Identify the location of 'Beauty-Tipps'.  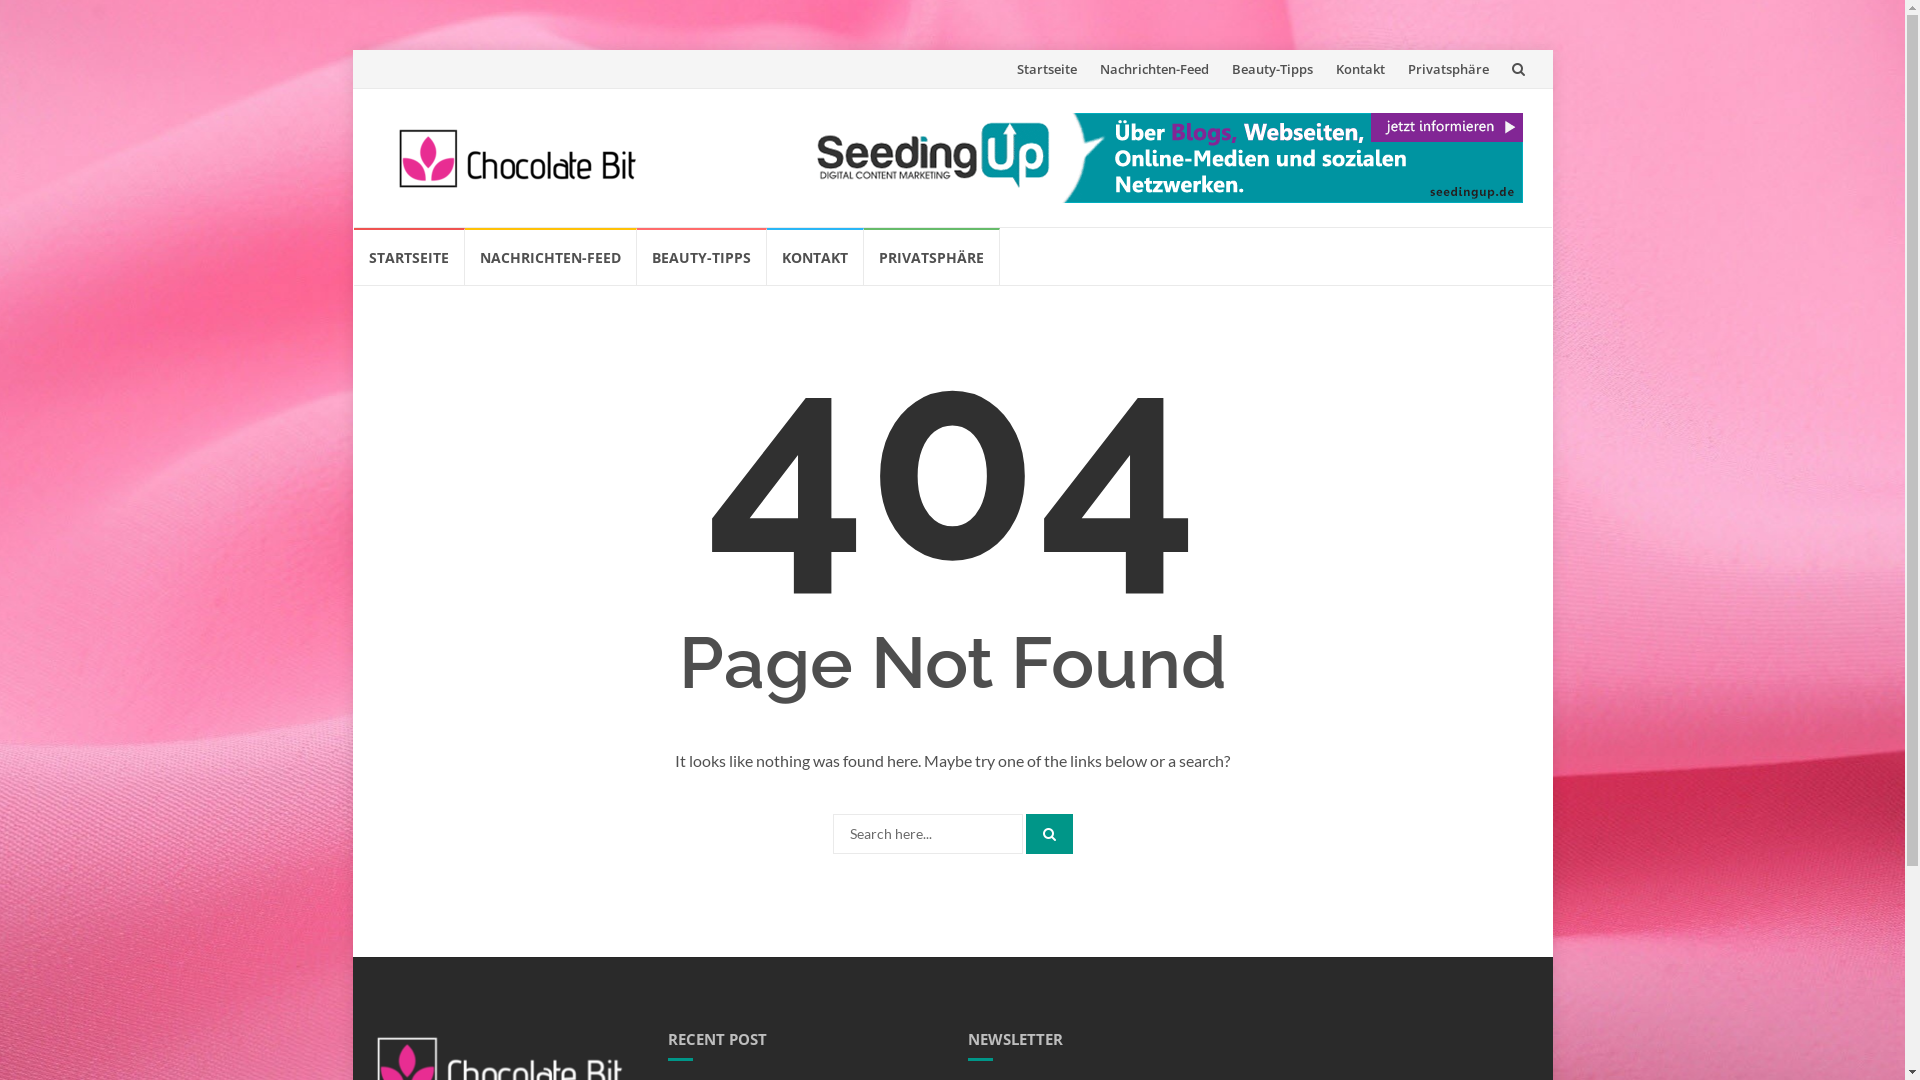
(1271, 68).